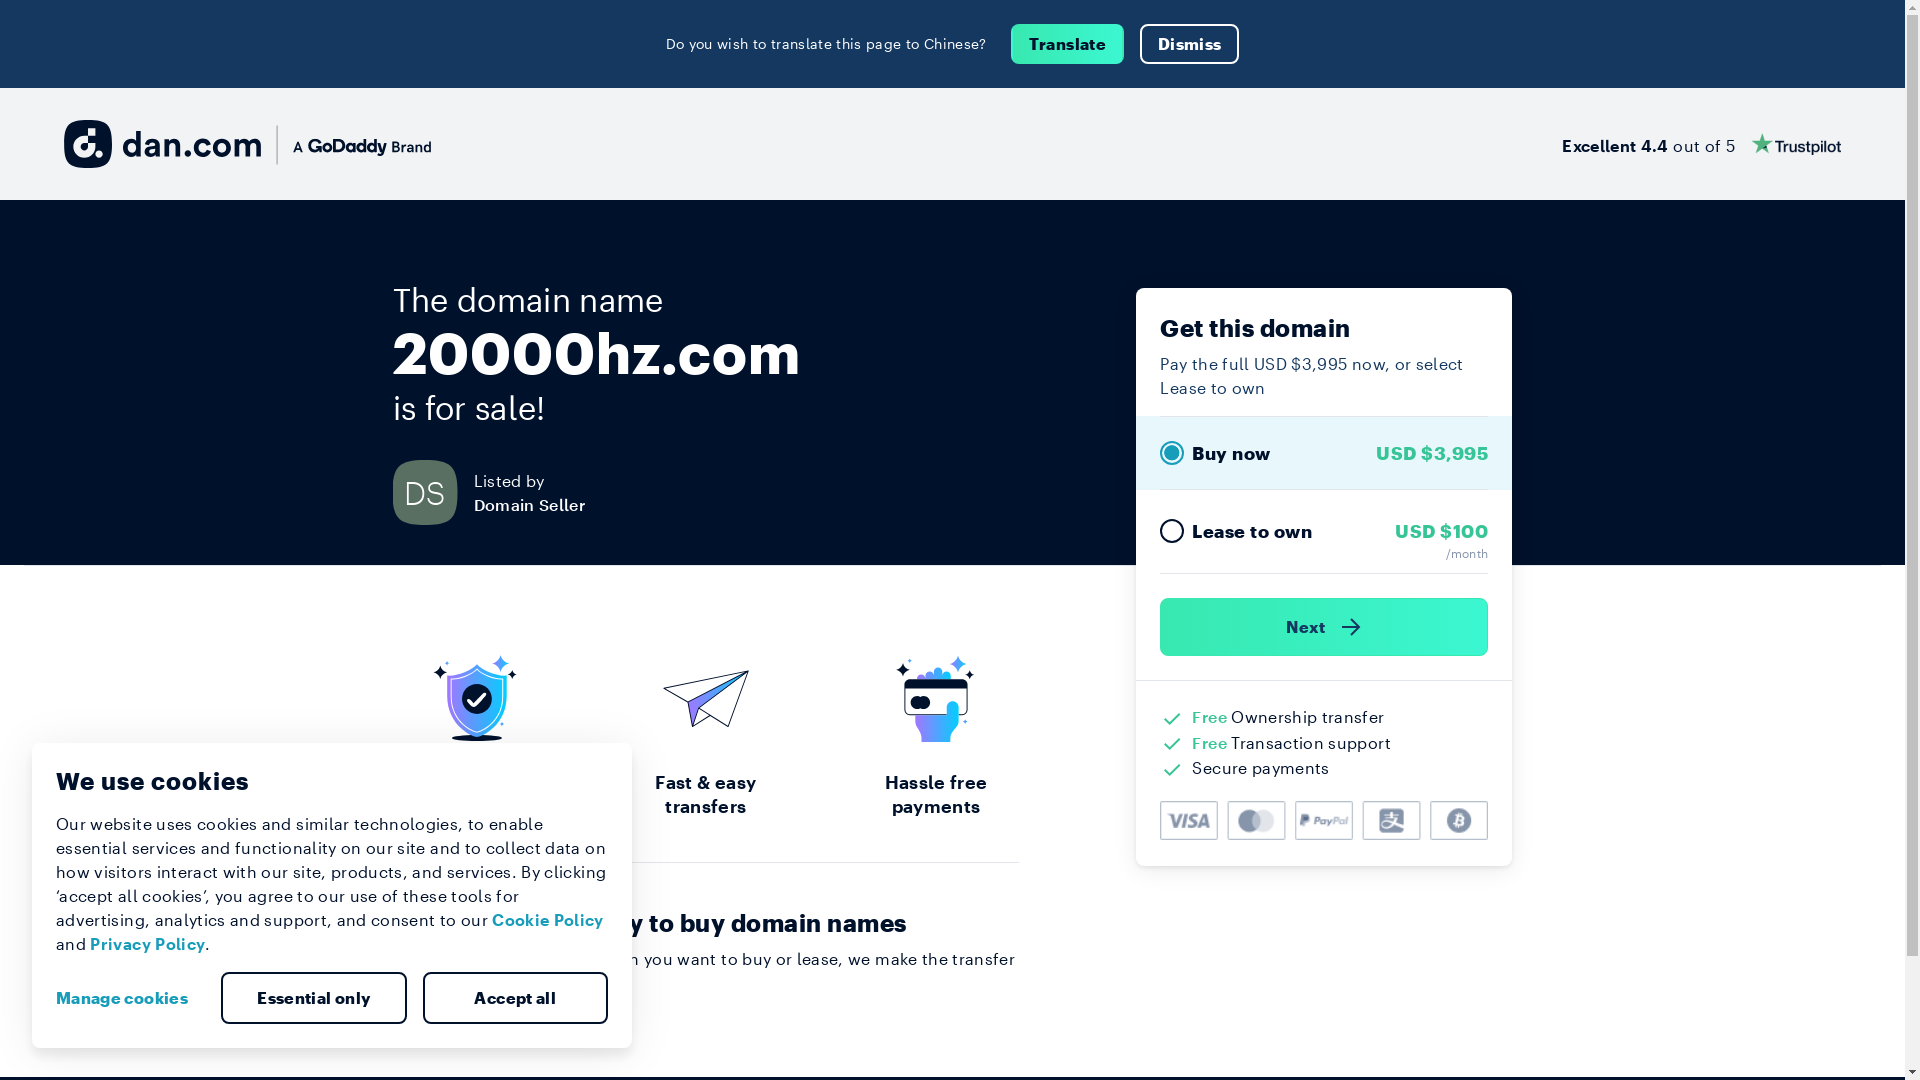  I want to click on 'Excellent 4.4 out of 5', so click(1700, 142).